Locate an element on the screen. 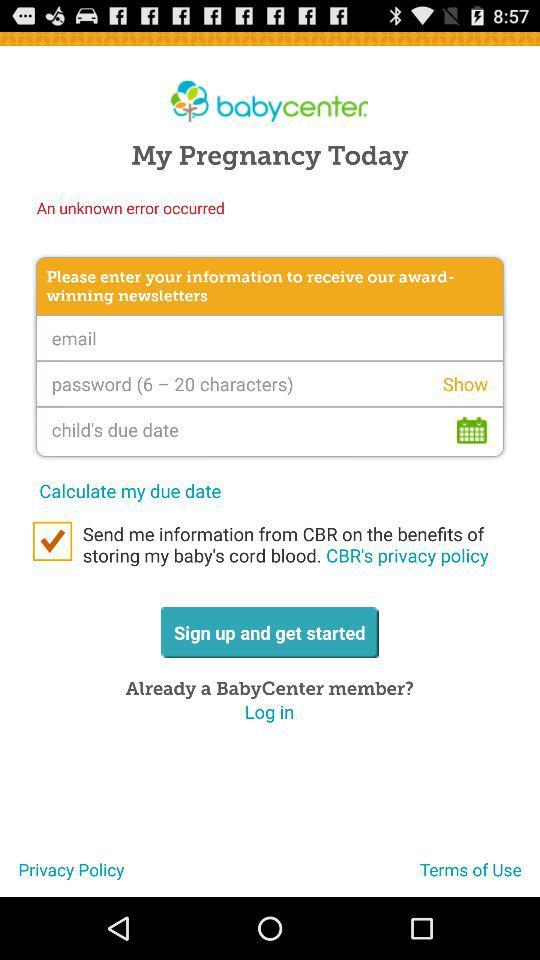 The image size is (540, 960). sign up and item is located at coordinates (269, 631).